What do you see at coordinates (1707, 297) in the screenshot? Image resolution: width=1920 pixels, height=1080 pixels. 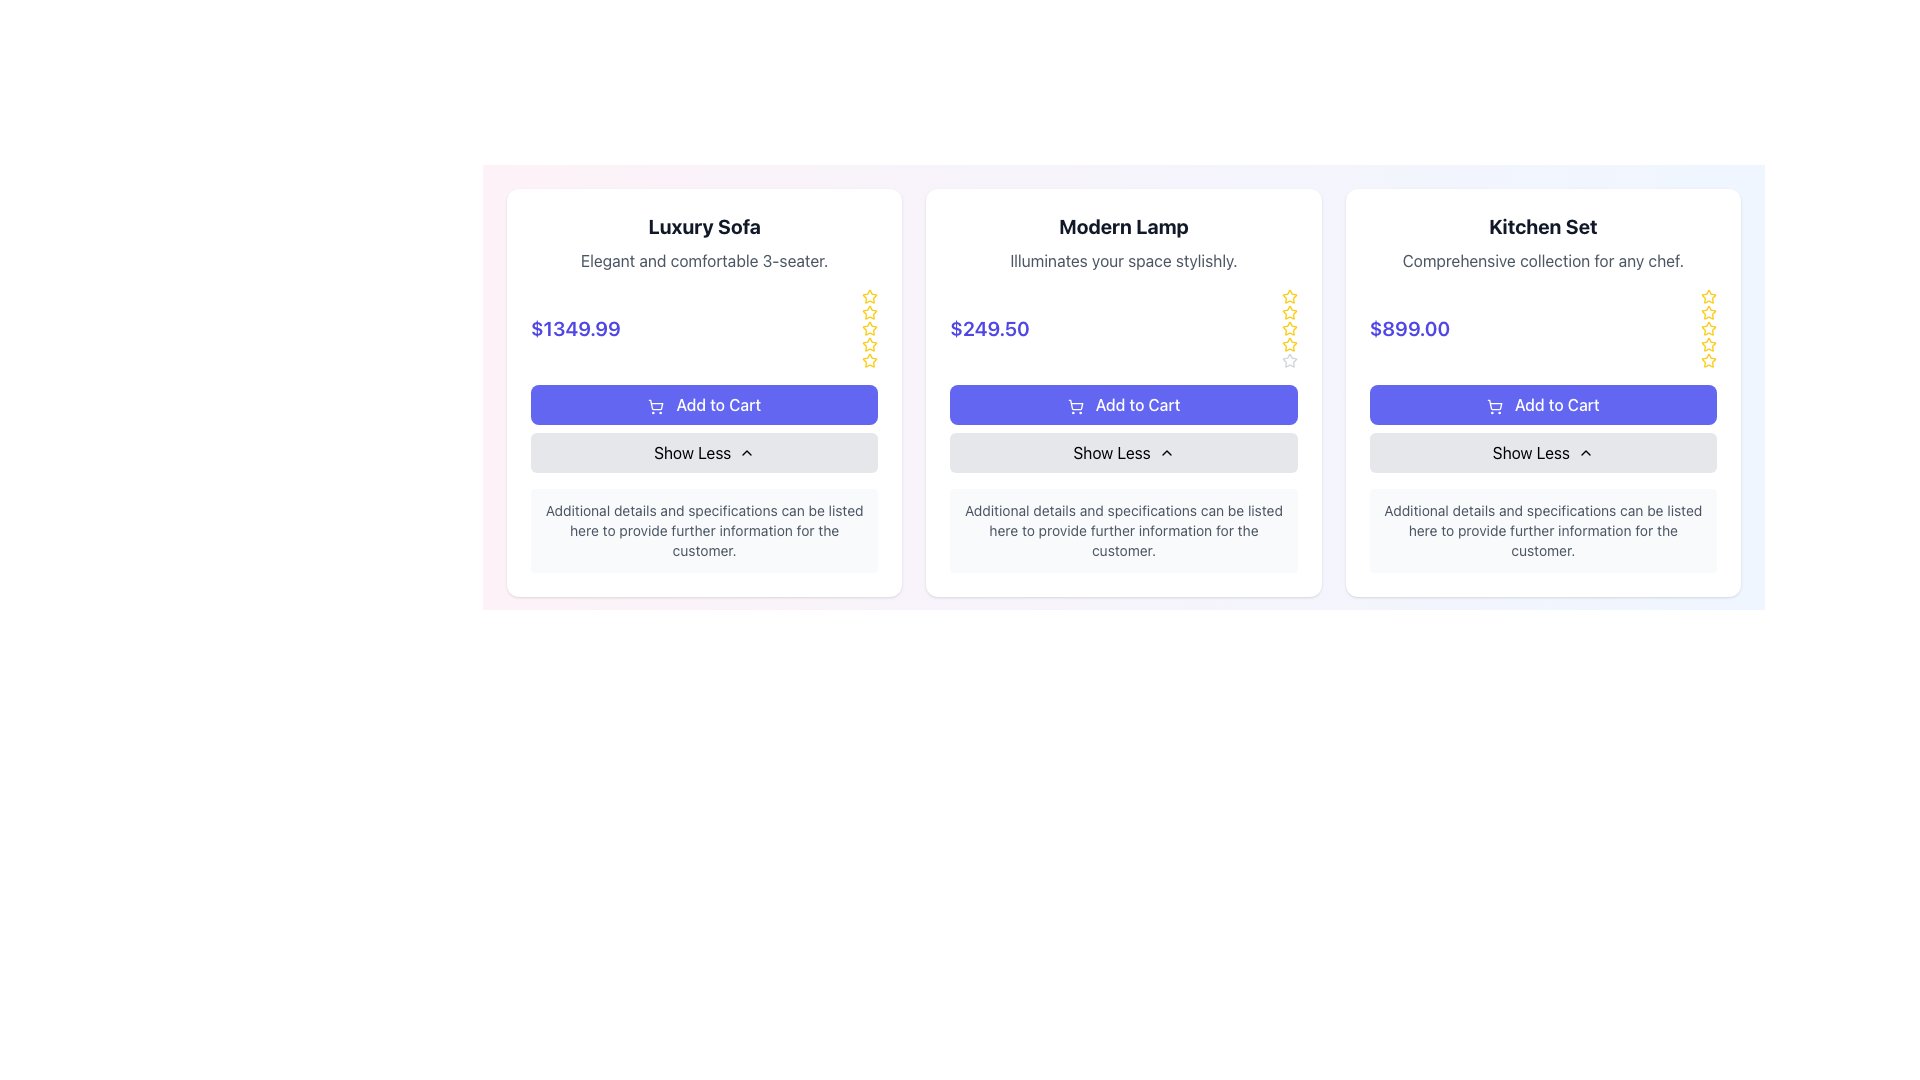 I see `the topmost star icon used for rating in the 'Kitchen Set' product card, located to the right of the product title and description` at bounding box center [1707, 297].